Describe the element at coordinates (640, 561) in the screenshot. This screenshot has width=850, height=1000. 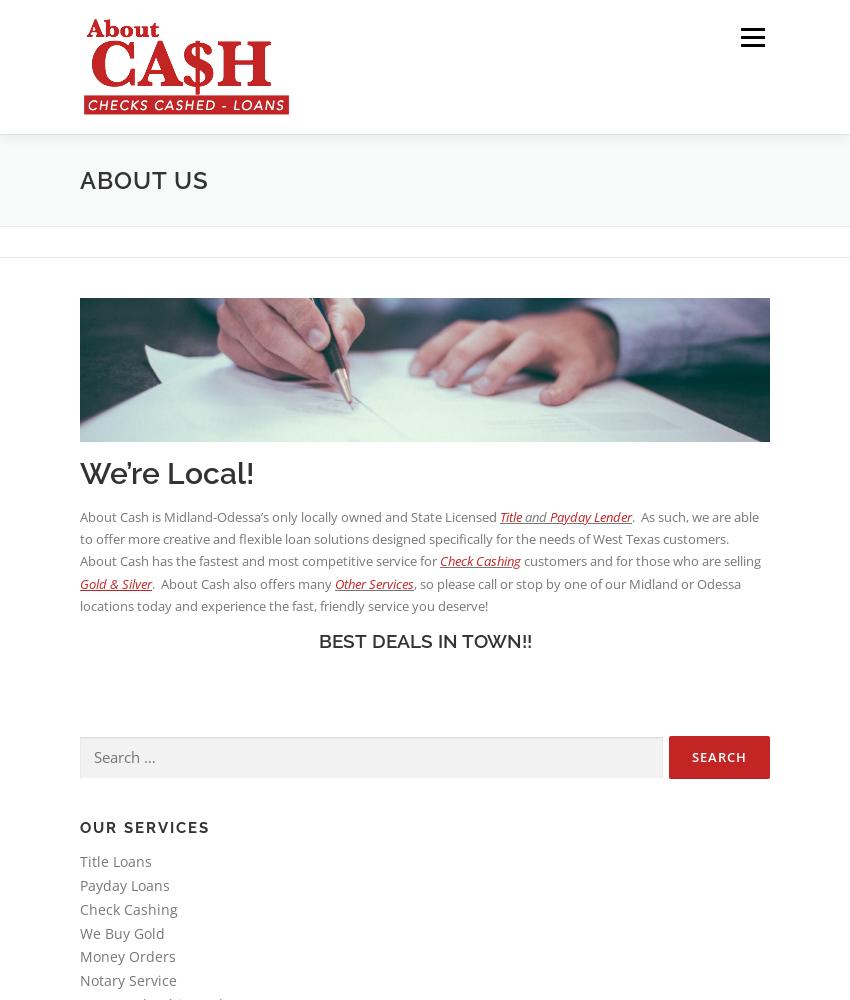
I see `'customers and for those who are selling'` at that location.